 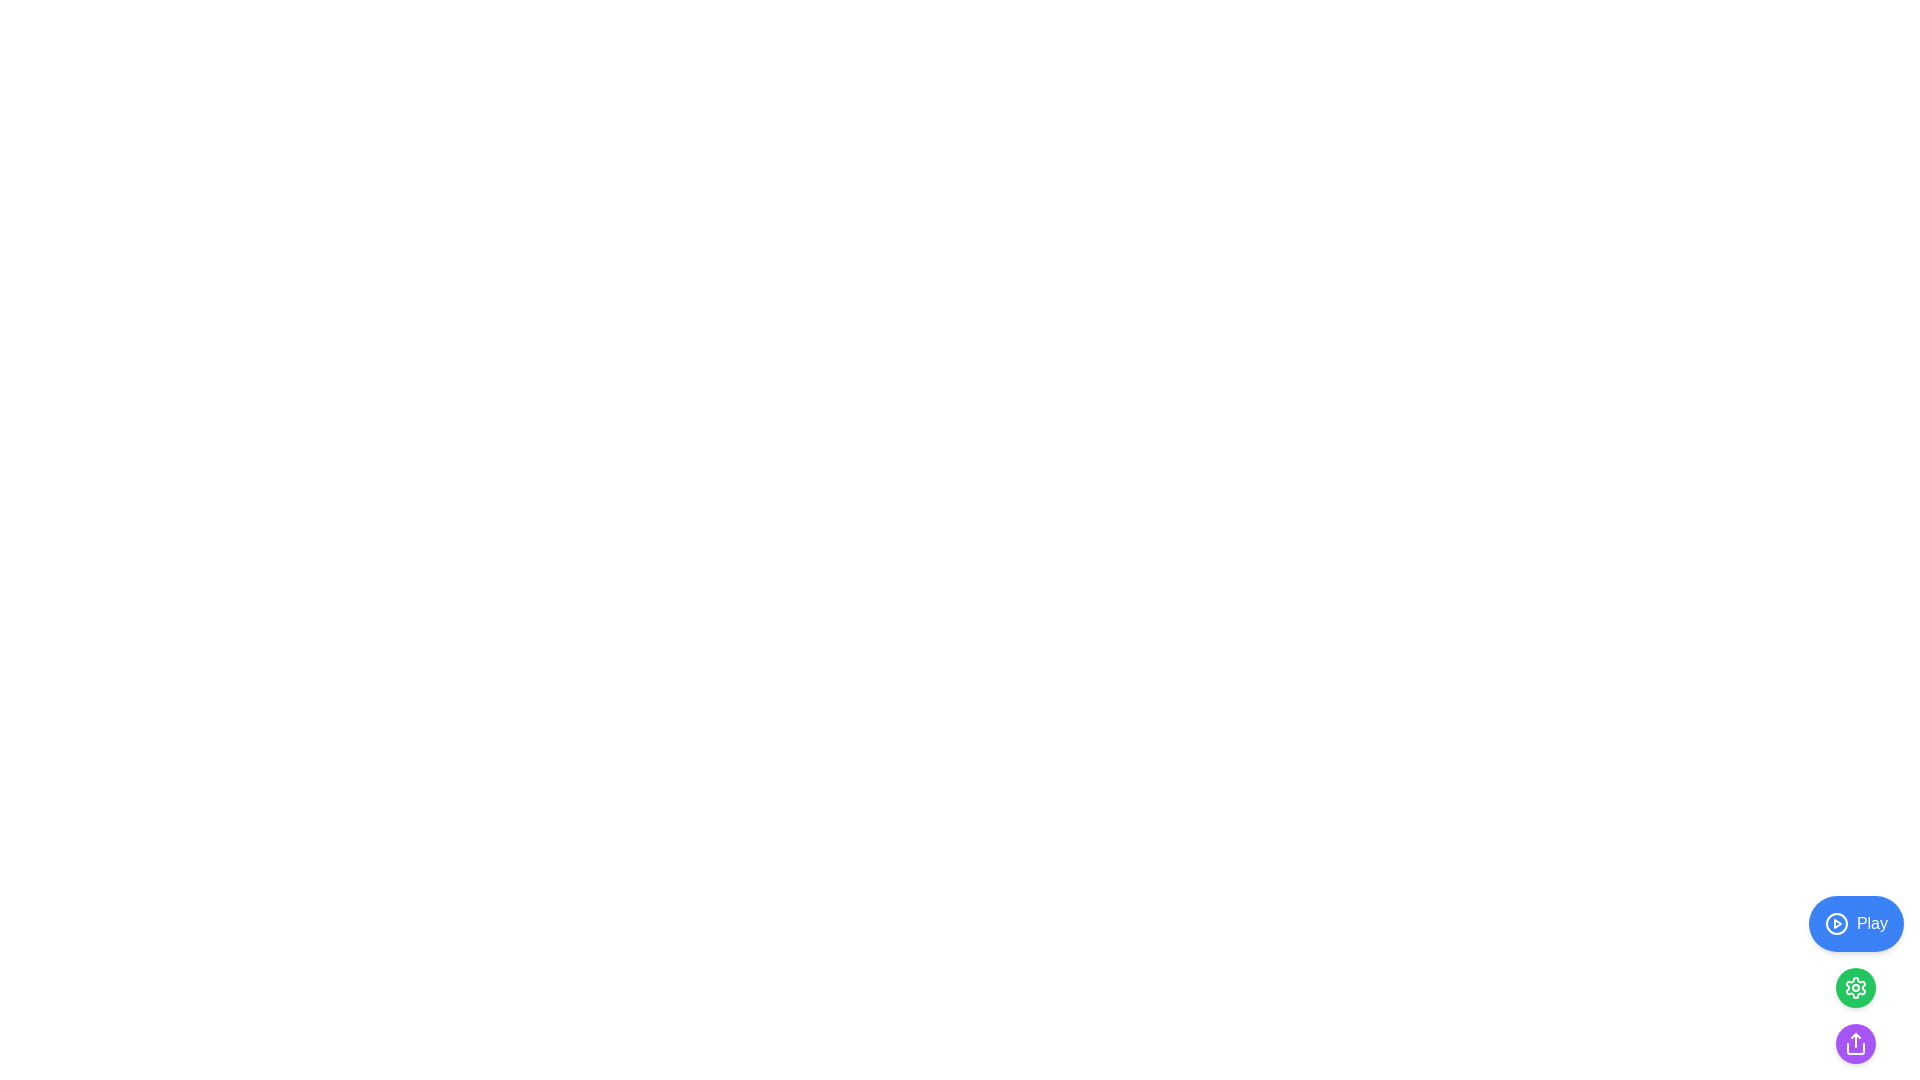 I want to click on the play icon located adjacent to the 'Play' text on the blue button in the lower-right quadrant of the interface, so click(x=1836, y=924).